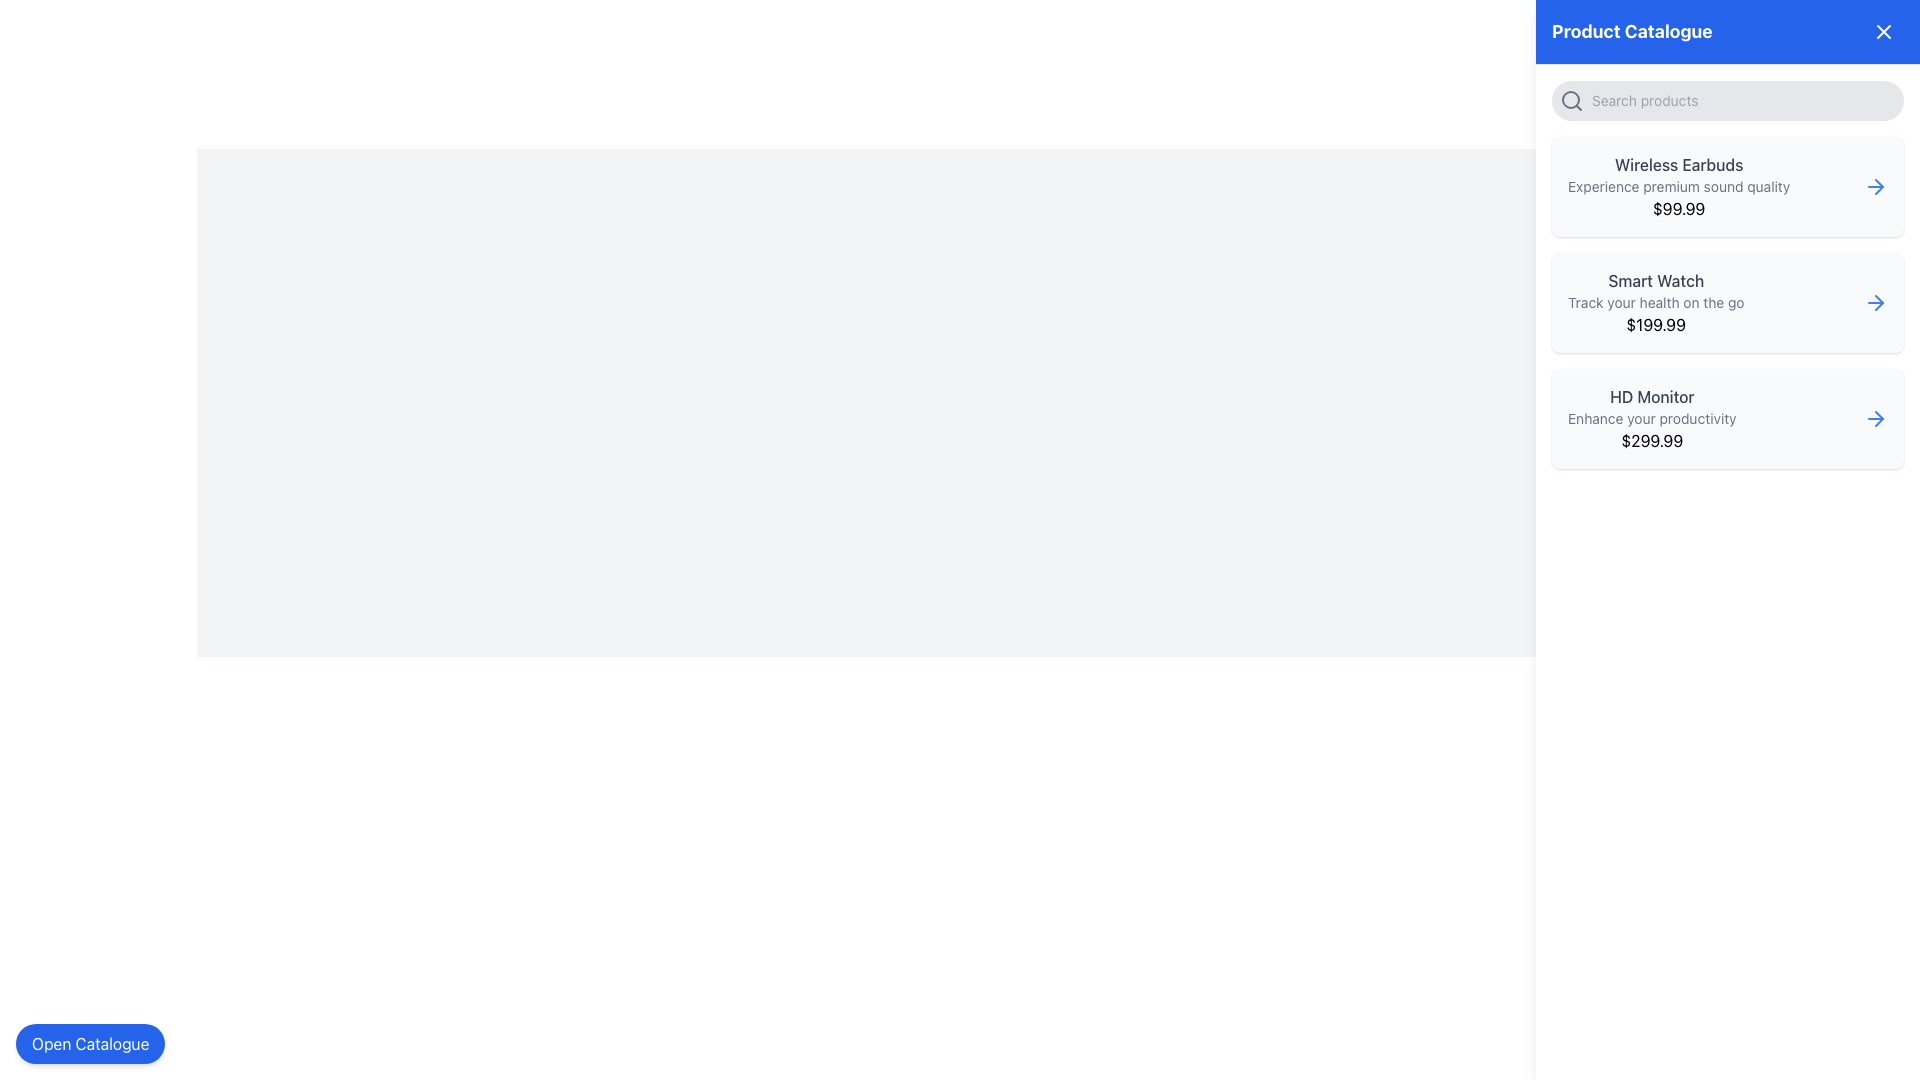 The height and width of the screenshot is (1080, 1920). What do you see at coordinates (1652, 418) in the screenshot?
I see `descriptive text 'Enhance your productivity' located below the title 'HD Monitor' and above the price '$299.99' in the product listing card` at bounding box center [1652, 418].